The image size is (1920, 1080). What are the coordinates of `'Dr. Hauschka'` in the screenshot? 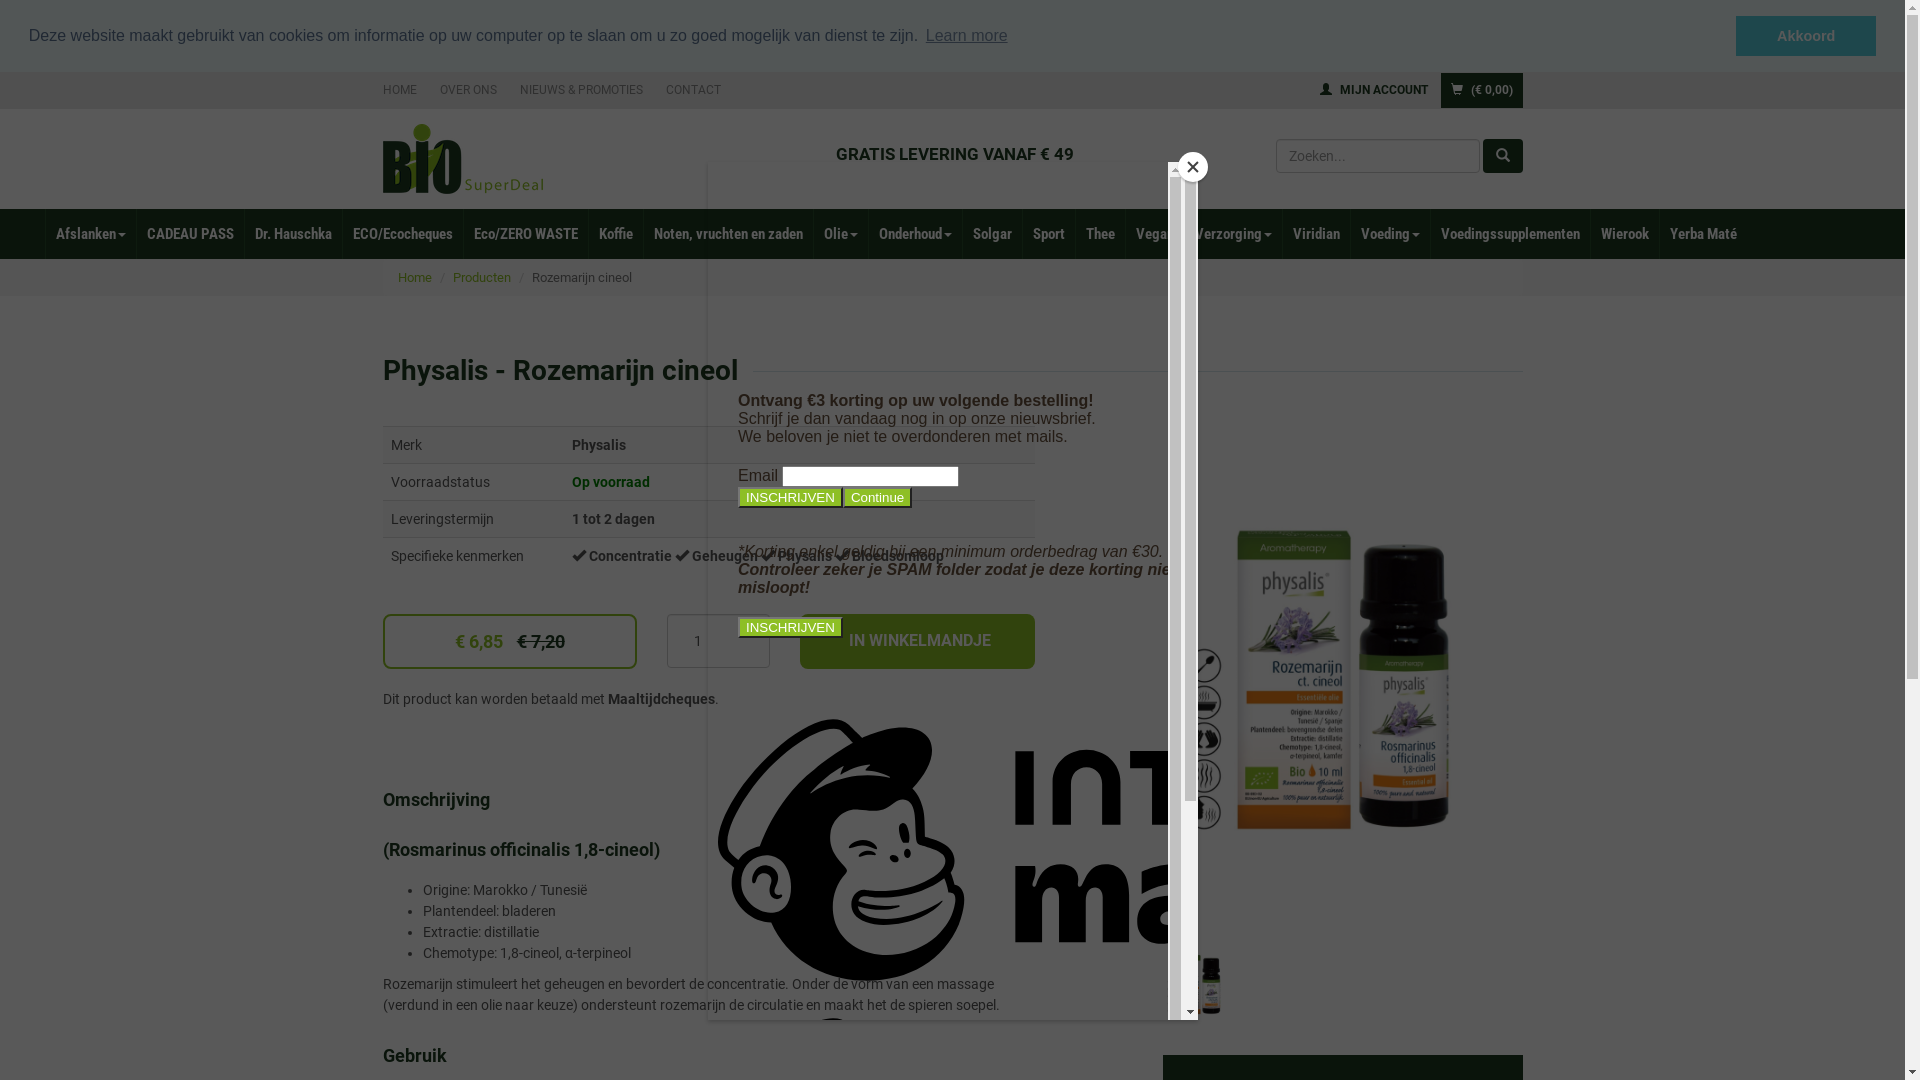 It's located at (243, 231).